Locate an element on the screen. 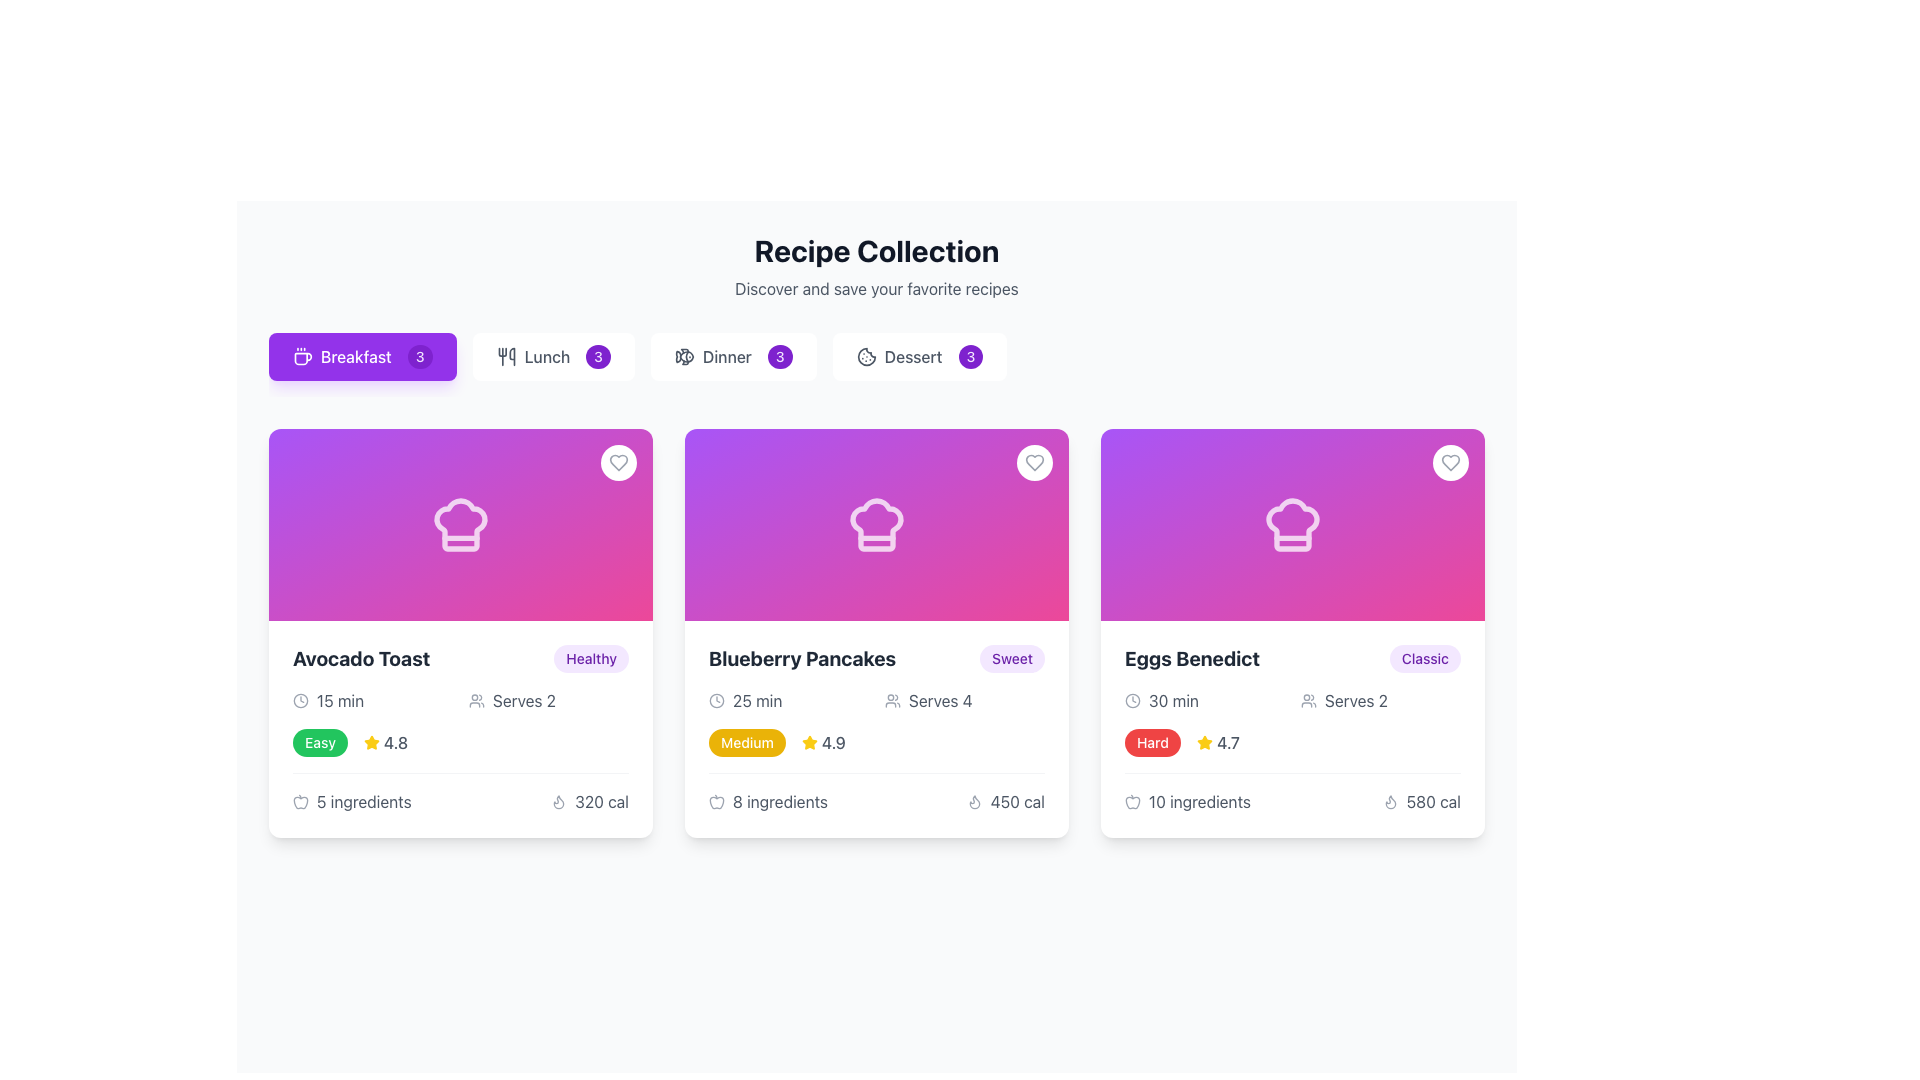 This screenshot has width=1920, height=1080. the purple pill-shaped badge with the text '3' that is adjacent to the text 'Dinner' is located at coordinates (779, 356).